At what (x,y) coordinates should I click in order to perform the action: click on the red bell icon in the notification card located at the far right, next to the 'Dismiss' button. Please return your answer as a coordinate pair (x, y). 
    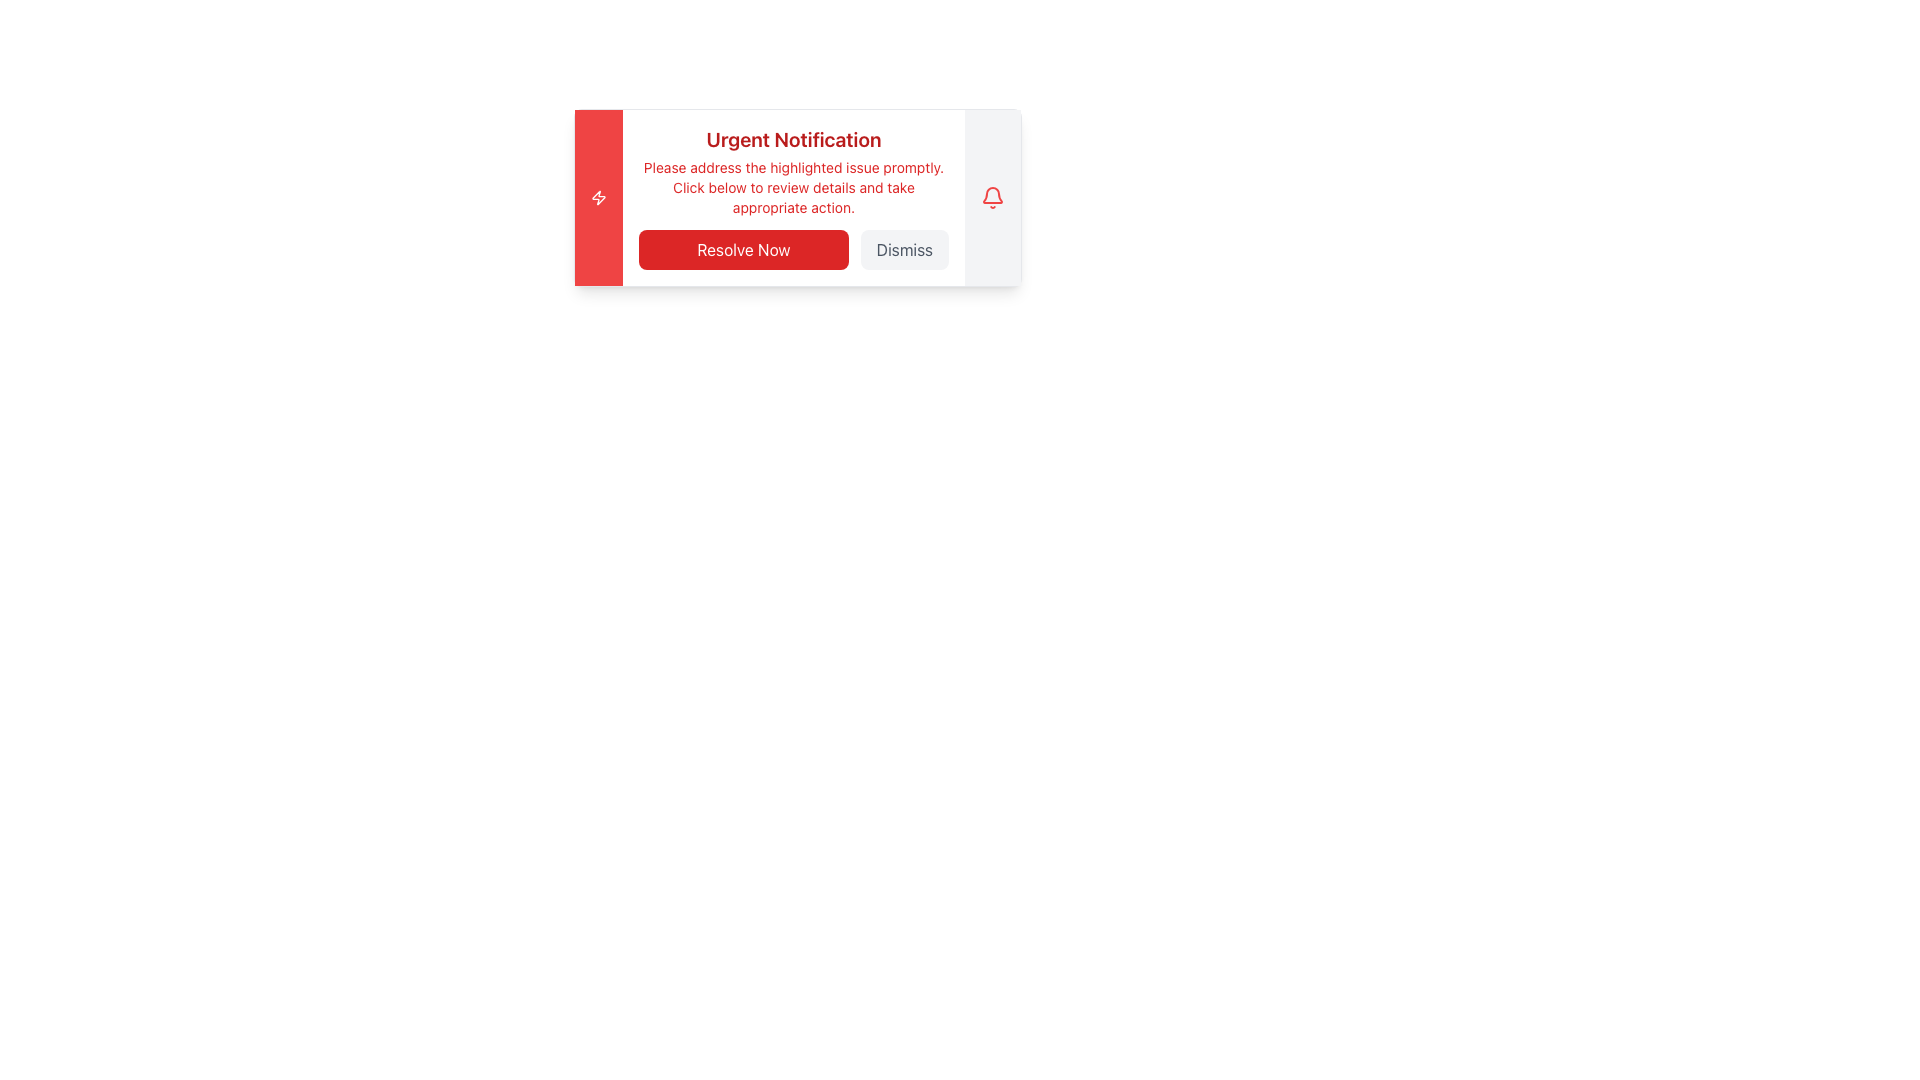
    Looking at the image, I should click on (993, 197).